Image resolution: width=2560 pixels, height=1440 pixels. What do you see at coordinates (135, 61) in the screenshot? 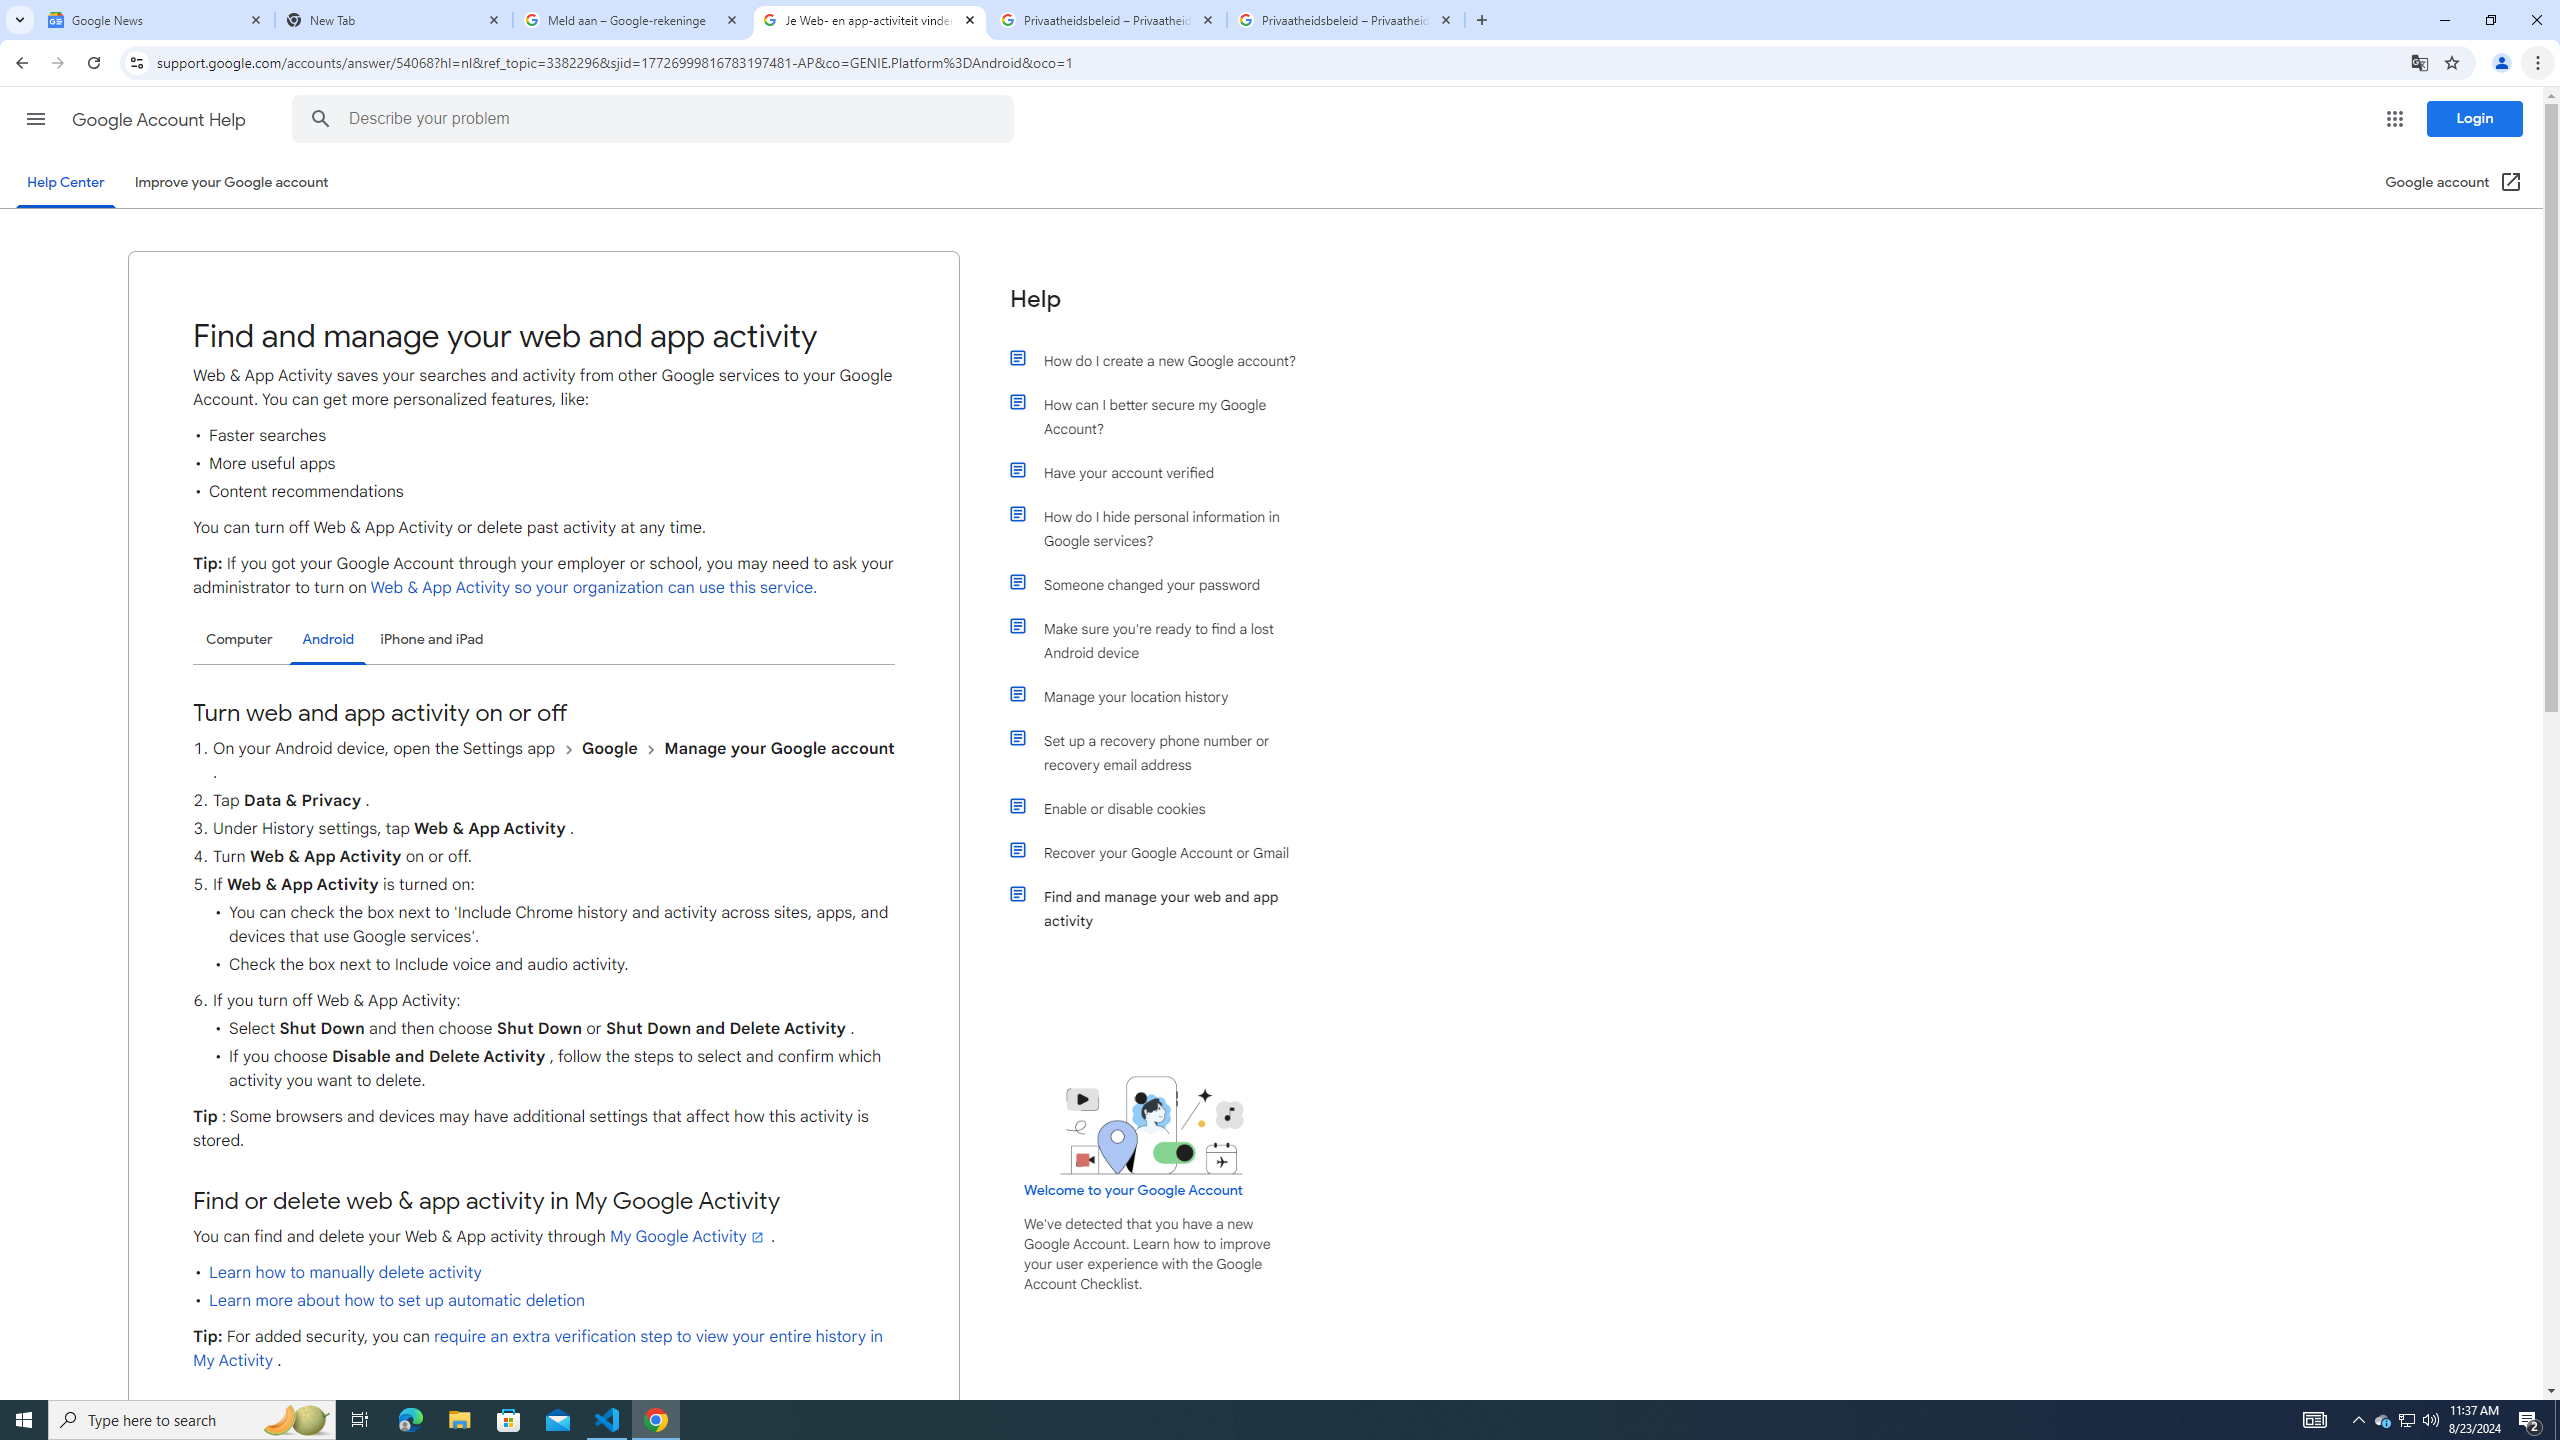
I see `'View site information'` at bounding box center [135, 61].